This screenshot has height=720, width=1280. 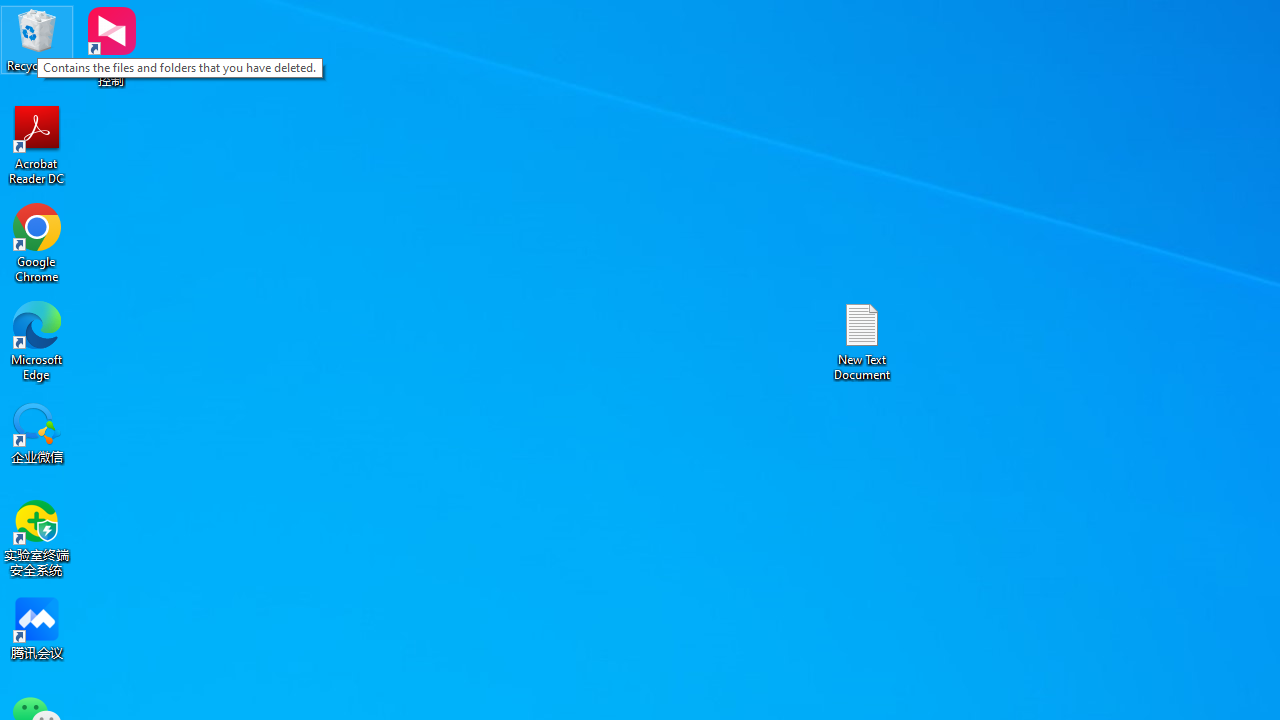 I want to click on 'Microsoft Edge', so click(x=37, y=340).